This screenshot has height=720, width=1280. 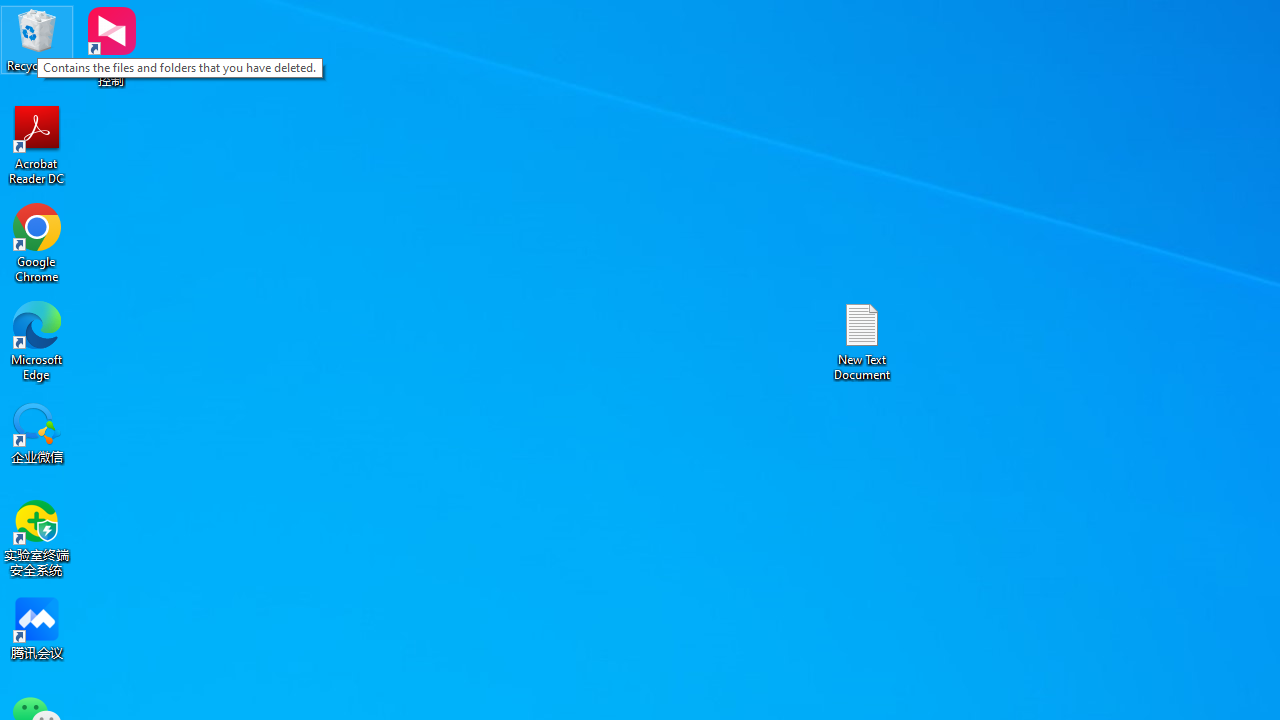 I want to click on 'Microsoft Edge', so click(x=37, y=340).